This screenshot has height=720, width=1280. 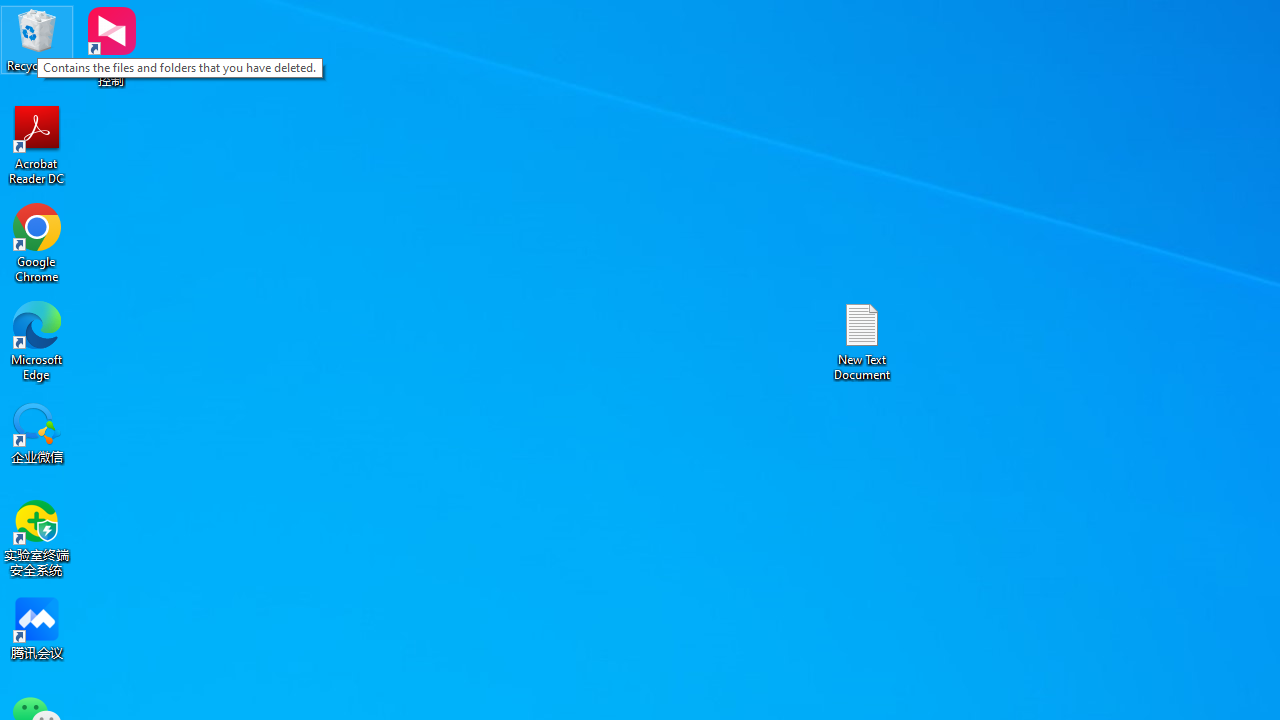 I want to click on 'Microsoft Edge', so click(x=37, y=340).